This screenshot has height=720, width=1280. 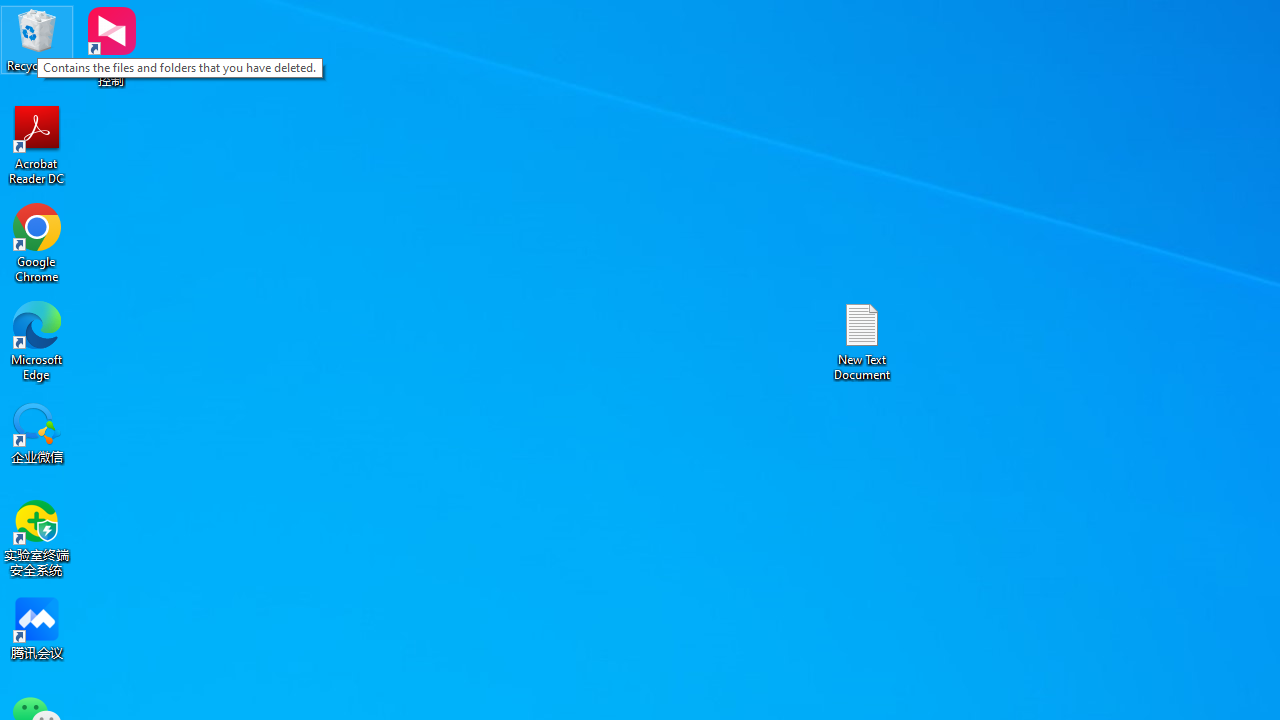 I want to click on 'Microsoft Edge', so click(x=37, y=340).